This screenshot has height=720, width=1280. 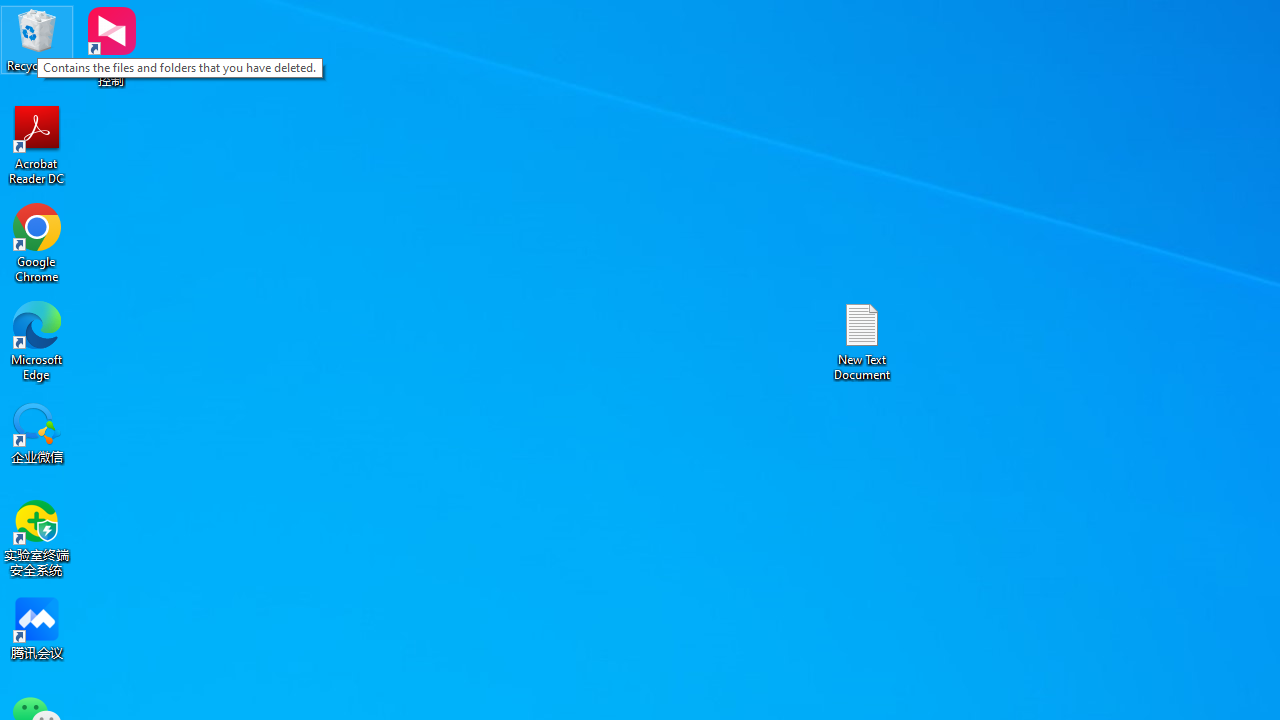 I want to click on 'Microsoft Edge', so click(x=37, y=340).